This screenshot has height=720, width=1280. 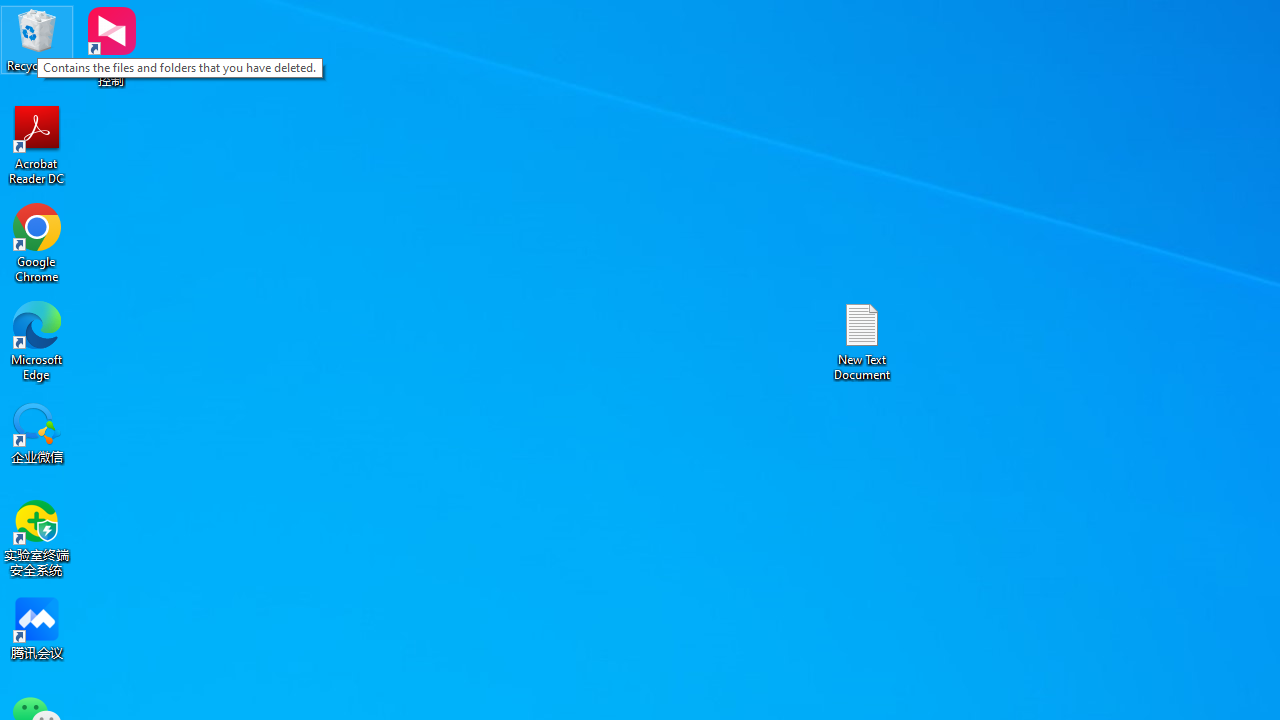 I want to click on 'Microsoft Edge', so click(x=37, y=340).